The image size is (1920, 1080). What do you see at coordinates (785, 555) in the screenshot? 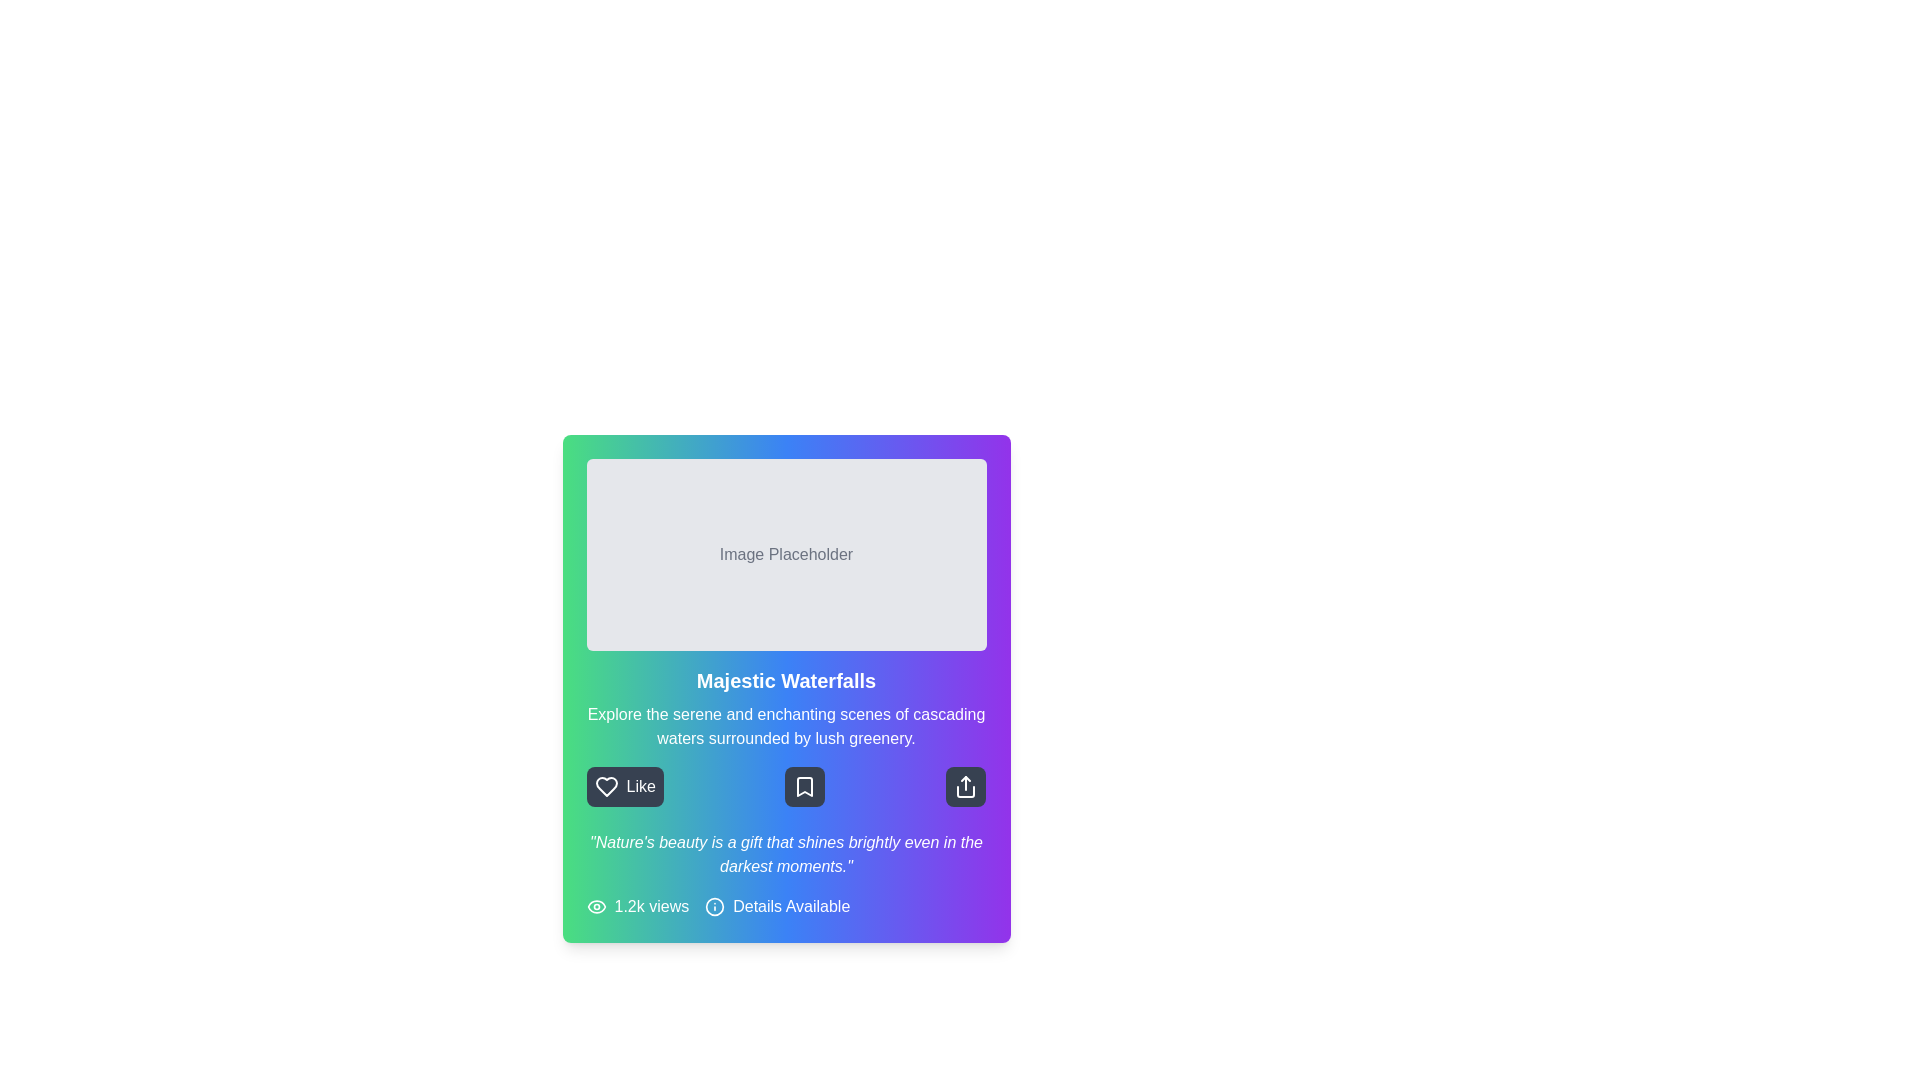
I see `the Text Label indicating the placeholder for an image, located at the center of a light gray rectangle within a card interface` at bounding box center [785, 555].